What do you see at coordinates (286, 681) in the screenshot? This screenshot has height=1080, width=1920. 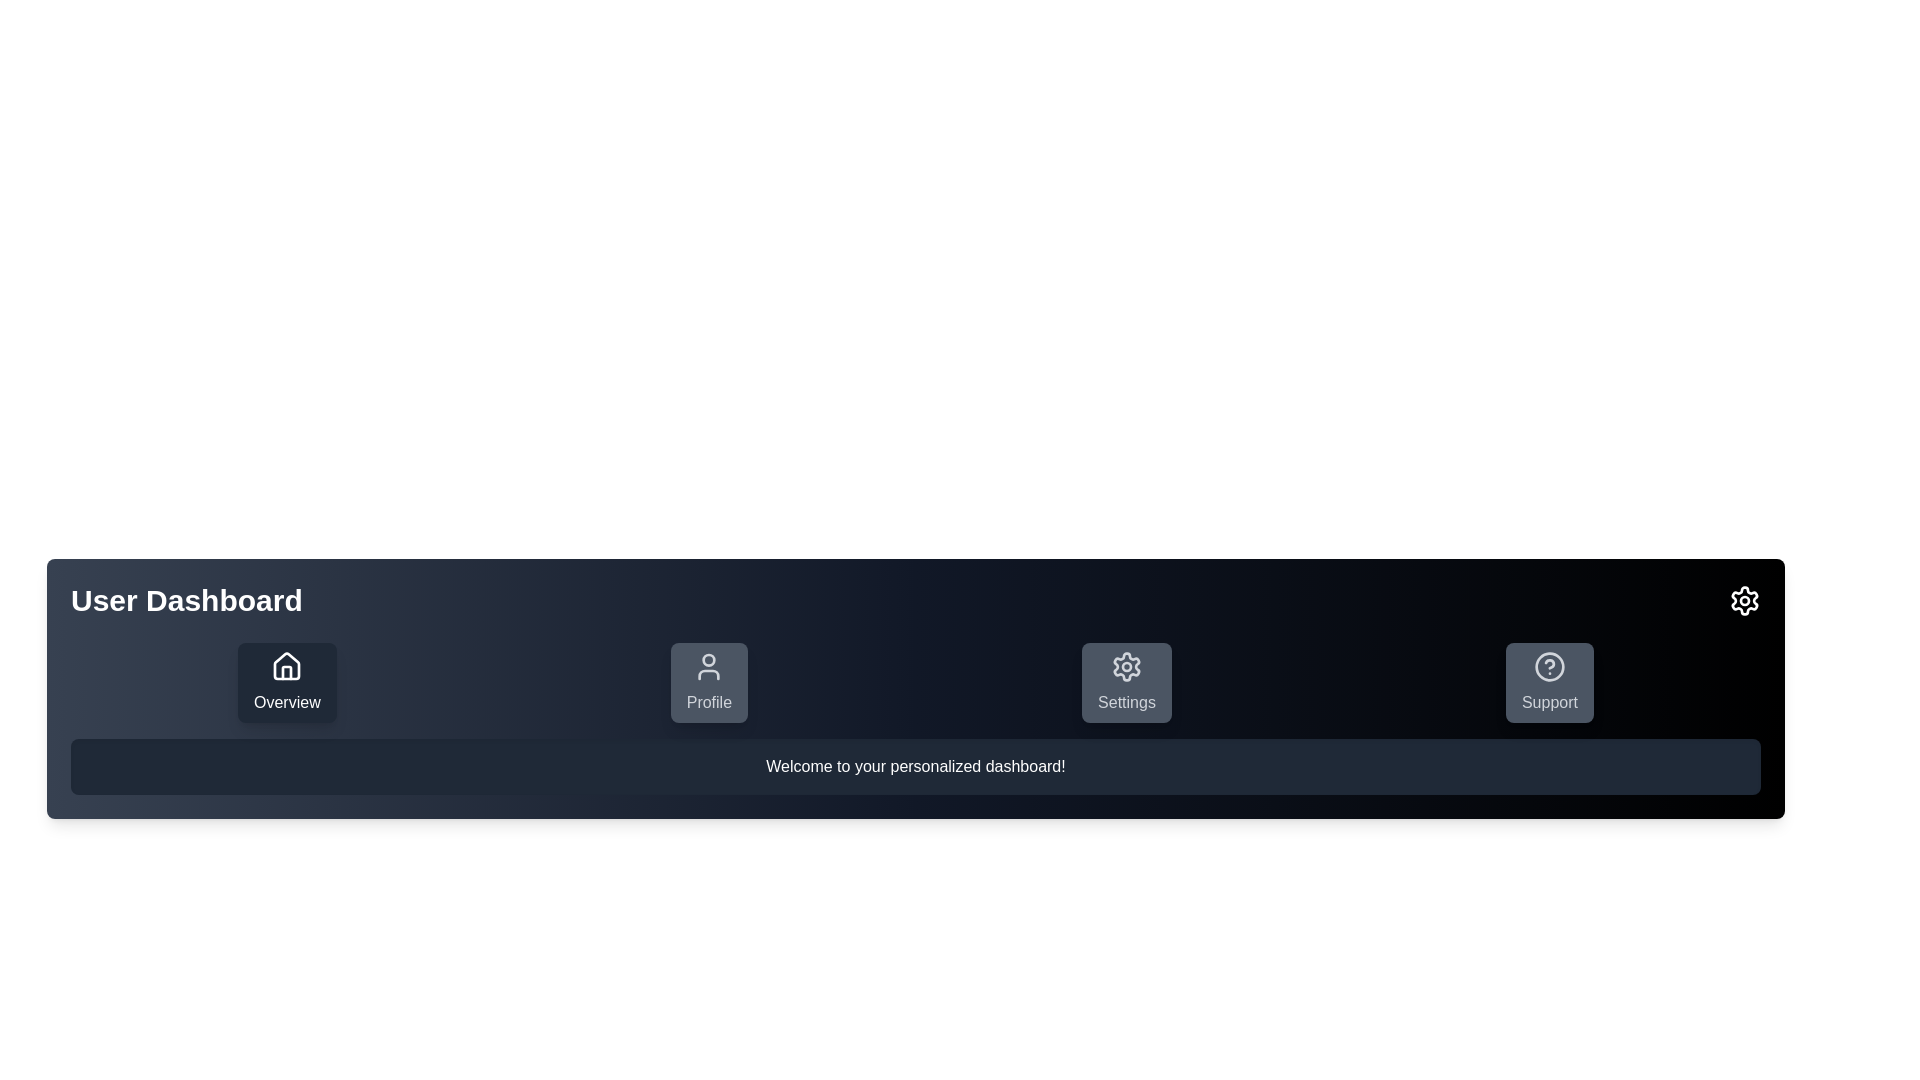 I see `the leftmost button that navigates to the 'Overview' section of the user dashboard for accessibility purposes` at bounding box center [286, 681].